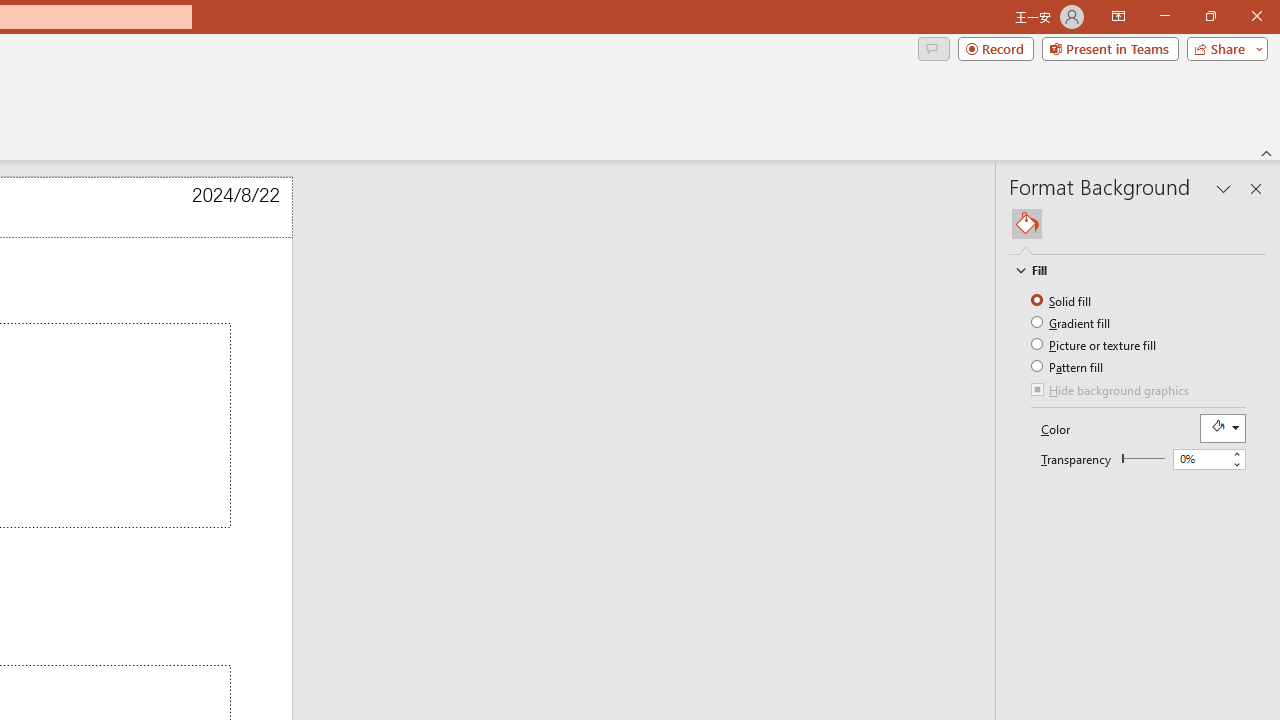 This screenshot has height=720, width=1280. I want to click on 'Solid fill', so click(1061, 300).